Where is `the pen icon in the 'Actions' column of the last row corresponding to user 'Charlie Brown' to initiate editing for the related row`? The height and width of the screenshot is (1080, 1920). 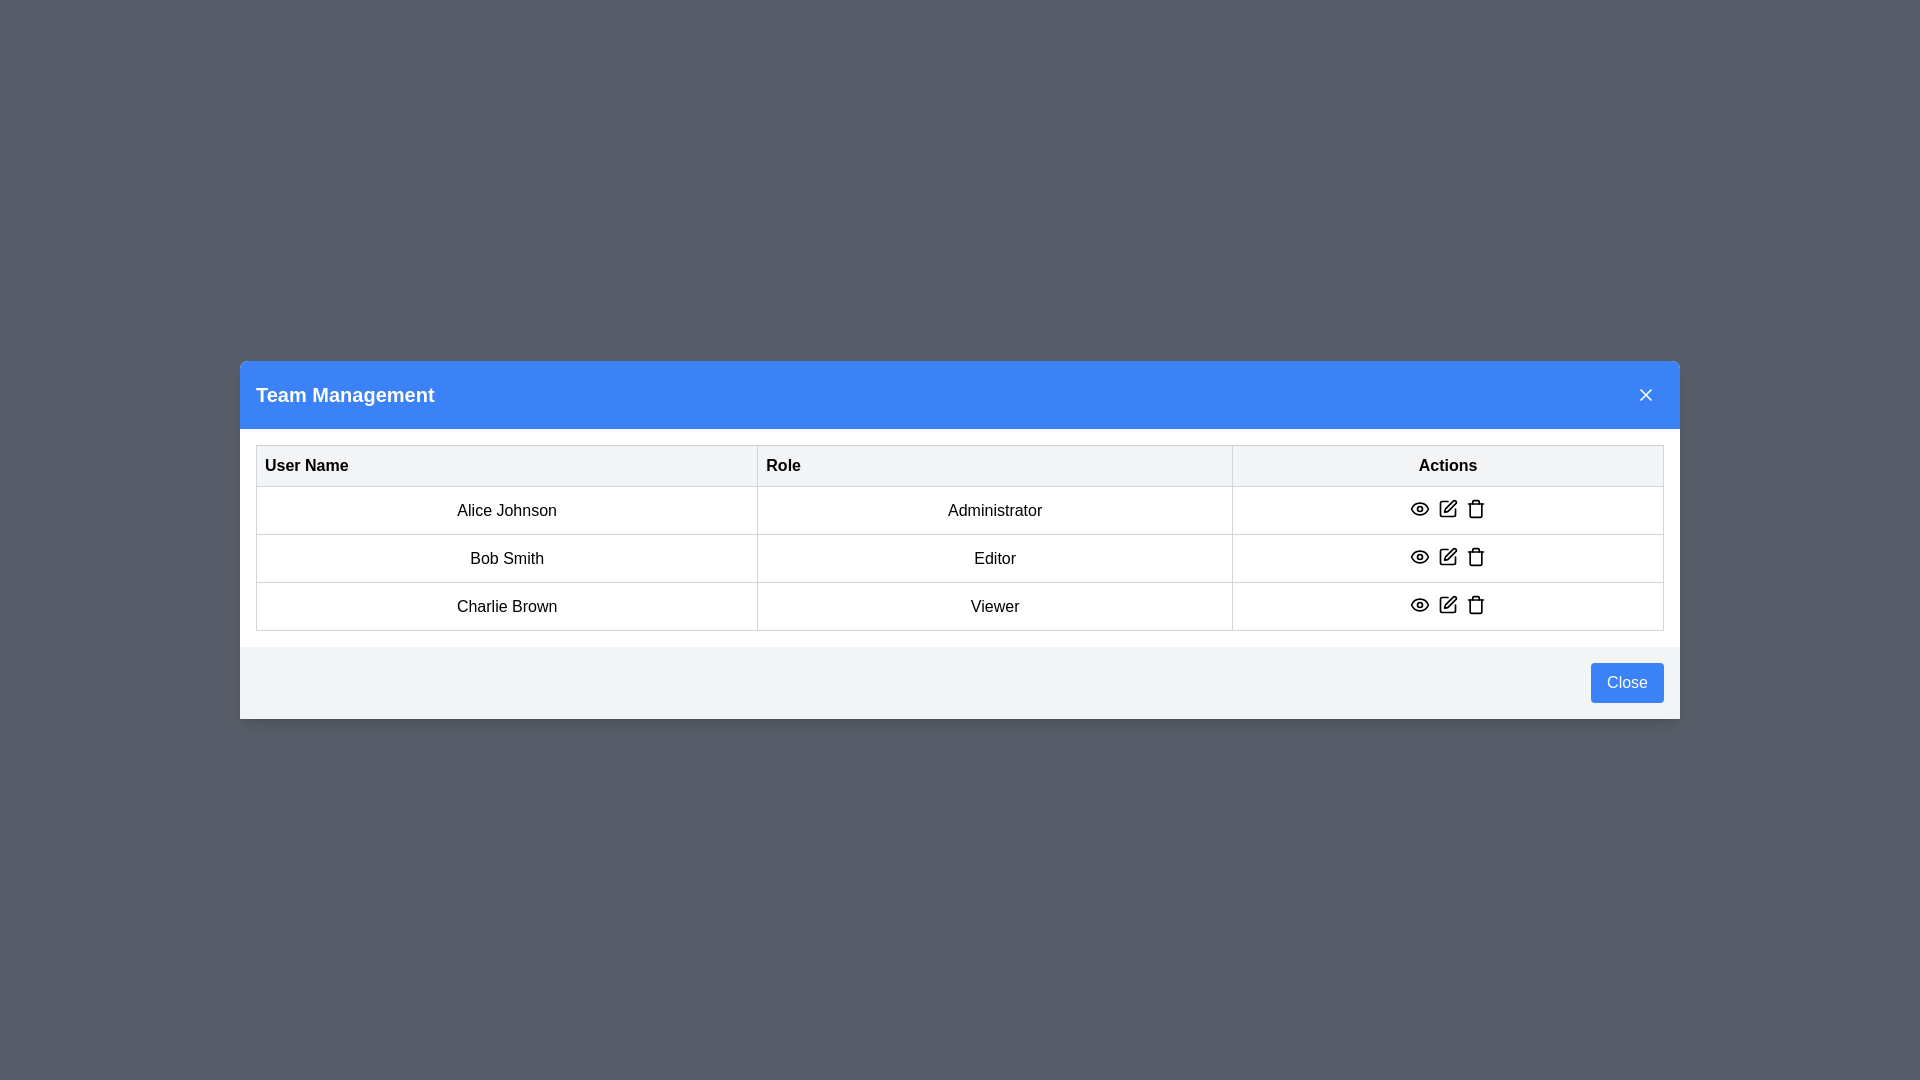 the pen icon in the 'Actions' column of the last row corresponding to user 'Charlie Brown' to initiate editing for the related row is located at coordinates (1450, 601).